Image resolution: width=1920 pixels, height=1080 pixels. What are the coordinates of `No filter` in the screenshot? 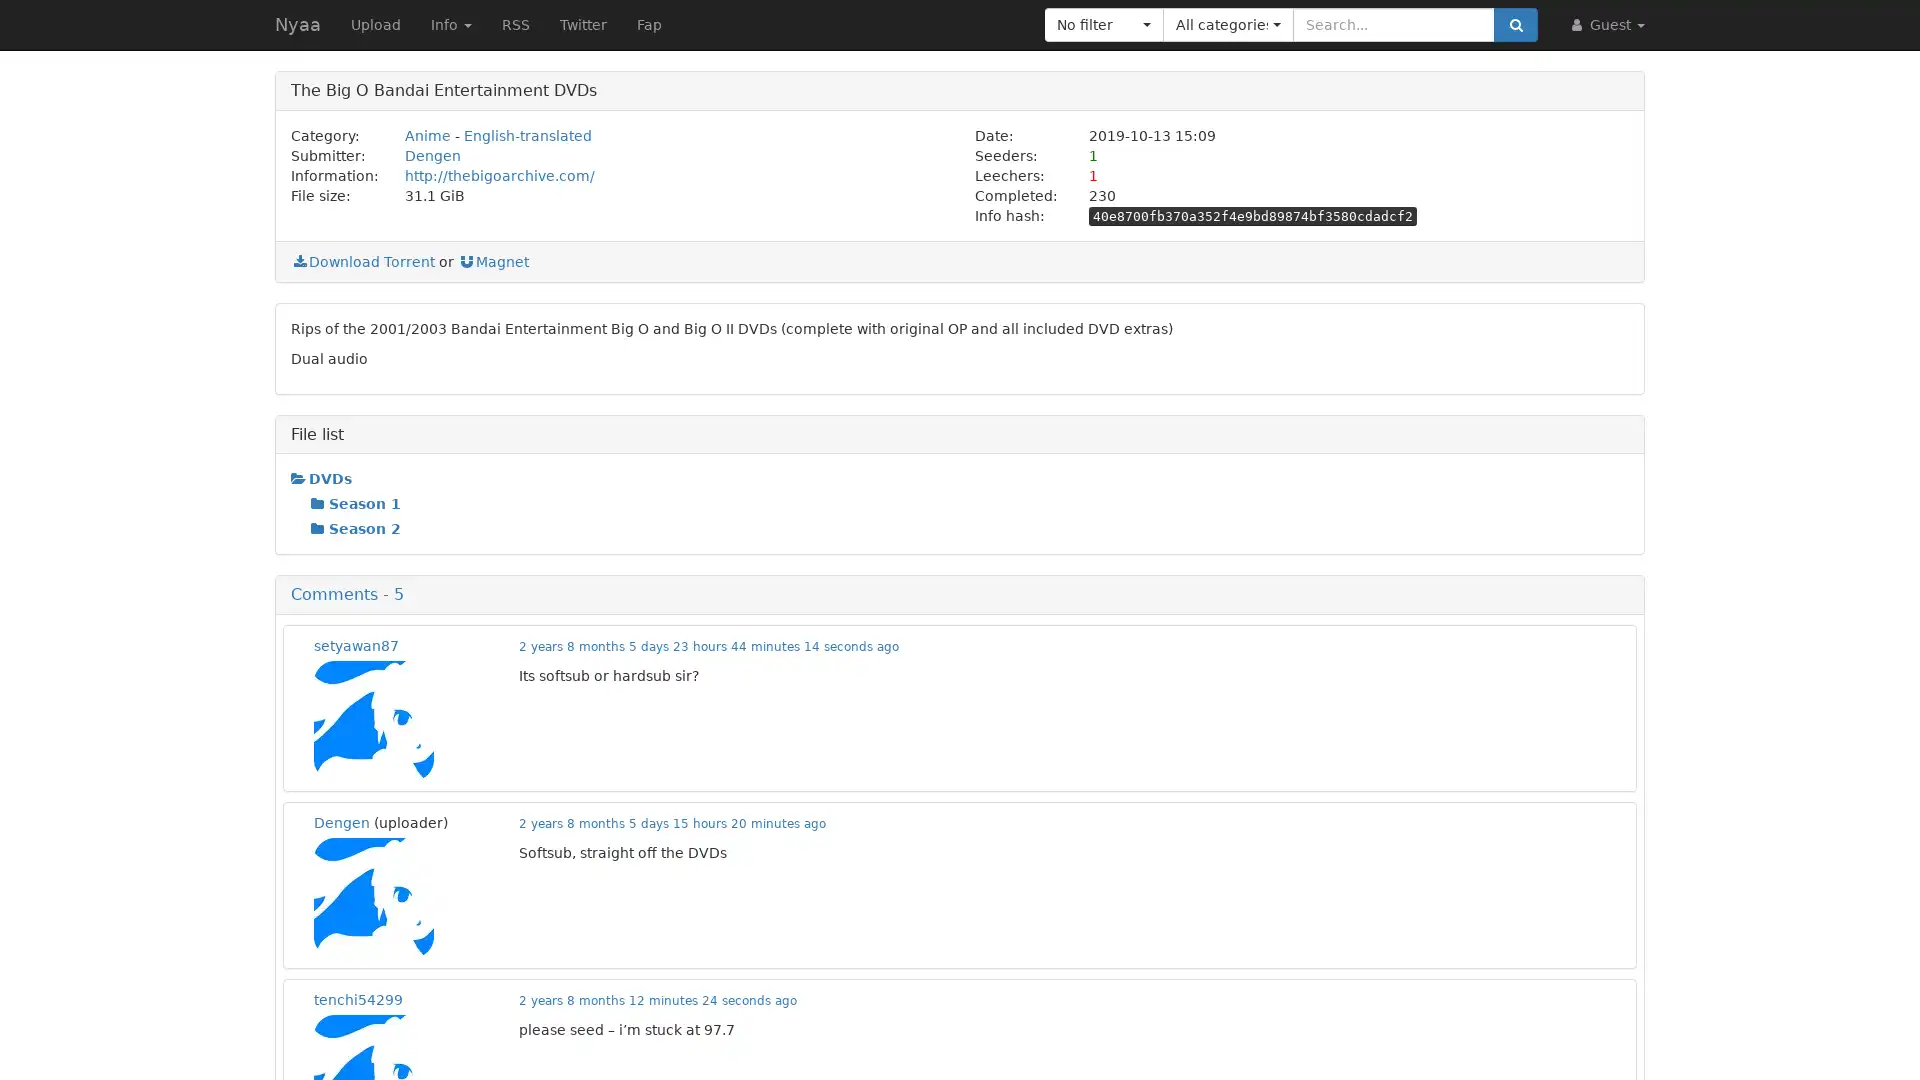 It's located at (1103, 24).